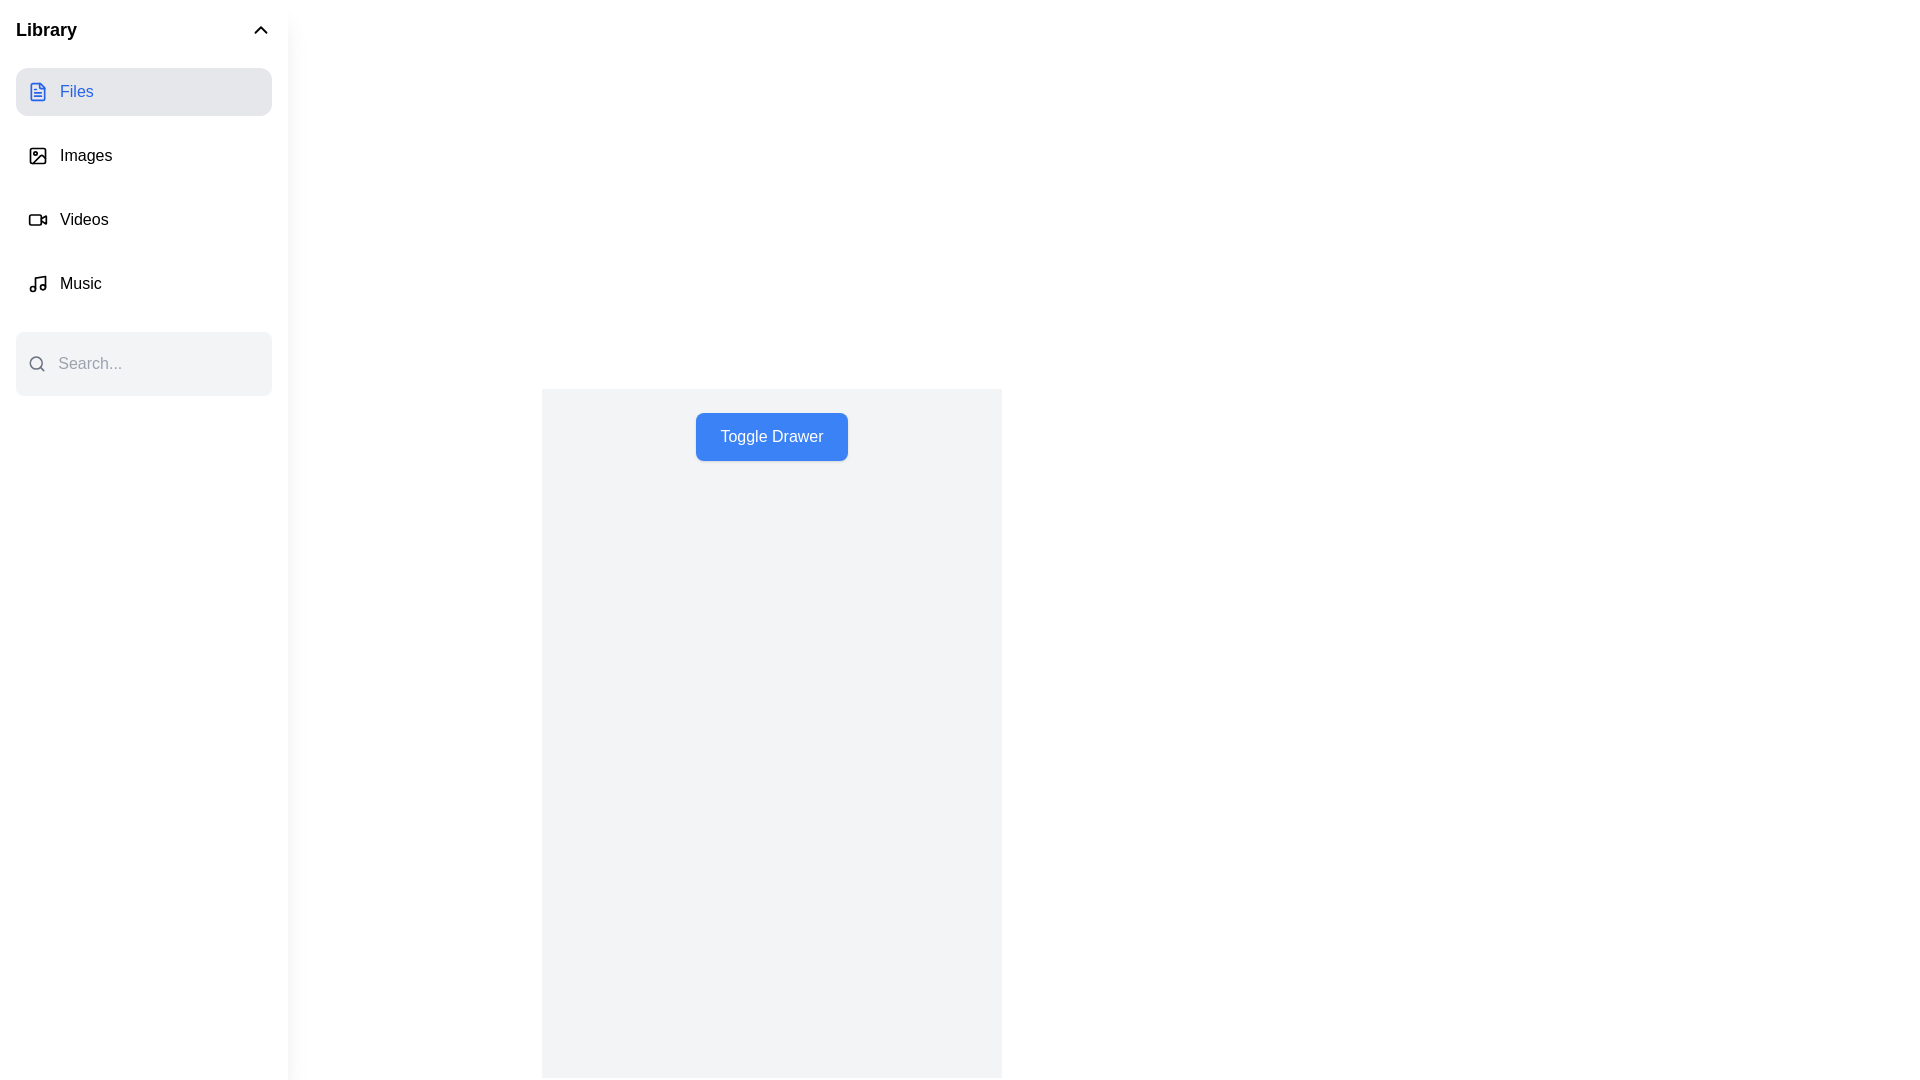  I want to click on the Text label that serves to navigate to the music section, located within the third item of the navigation list, positioned below 'Videos' and above the search bar, so click(80, 284).